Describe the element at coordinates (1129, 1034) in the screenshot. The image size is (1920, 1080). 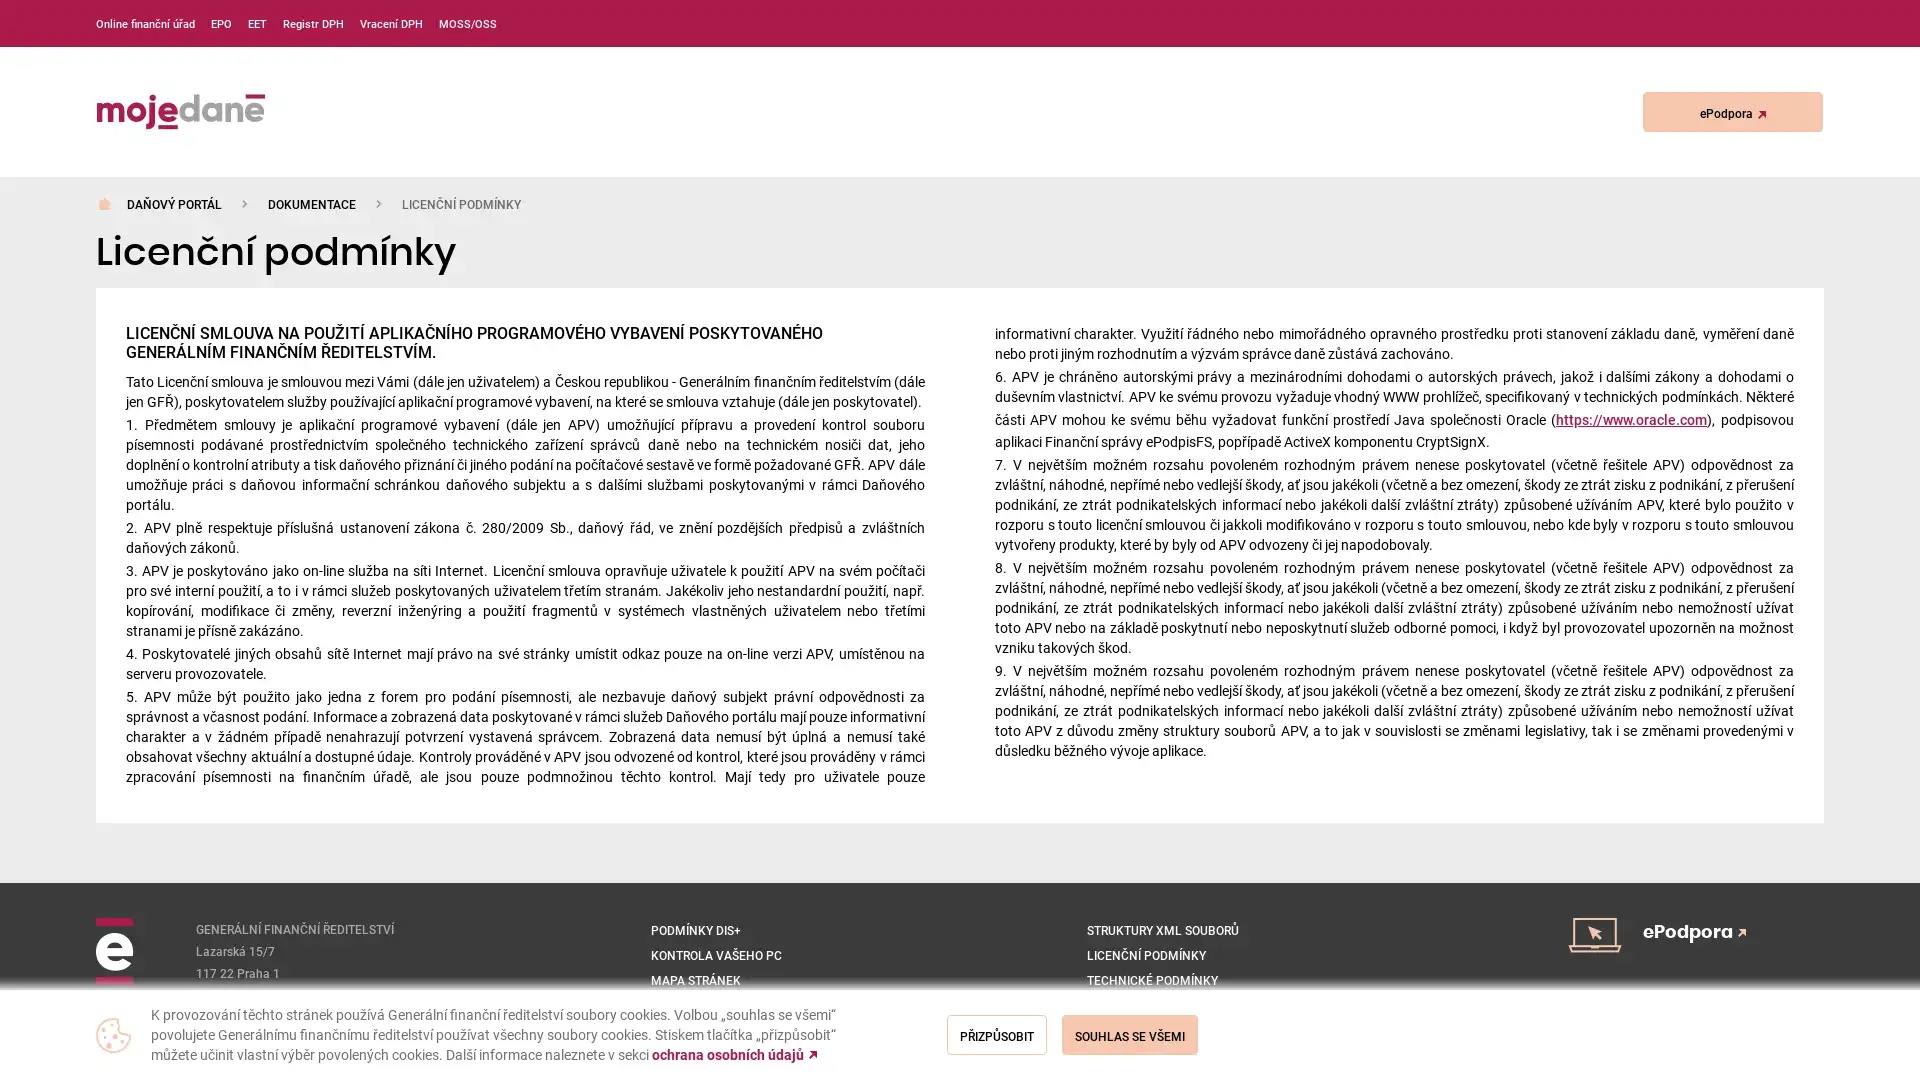
I see `Souhlas se vsemi` at that location.